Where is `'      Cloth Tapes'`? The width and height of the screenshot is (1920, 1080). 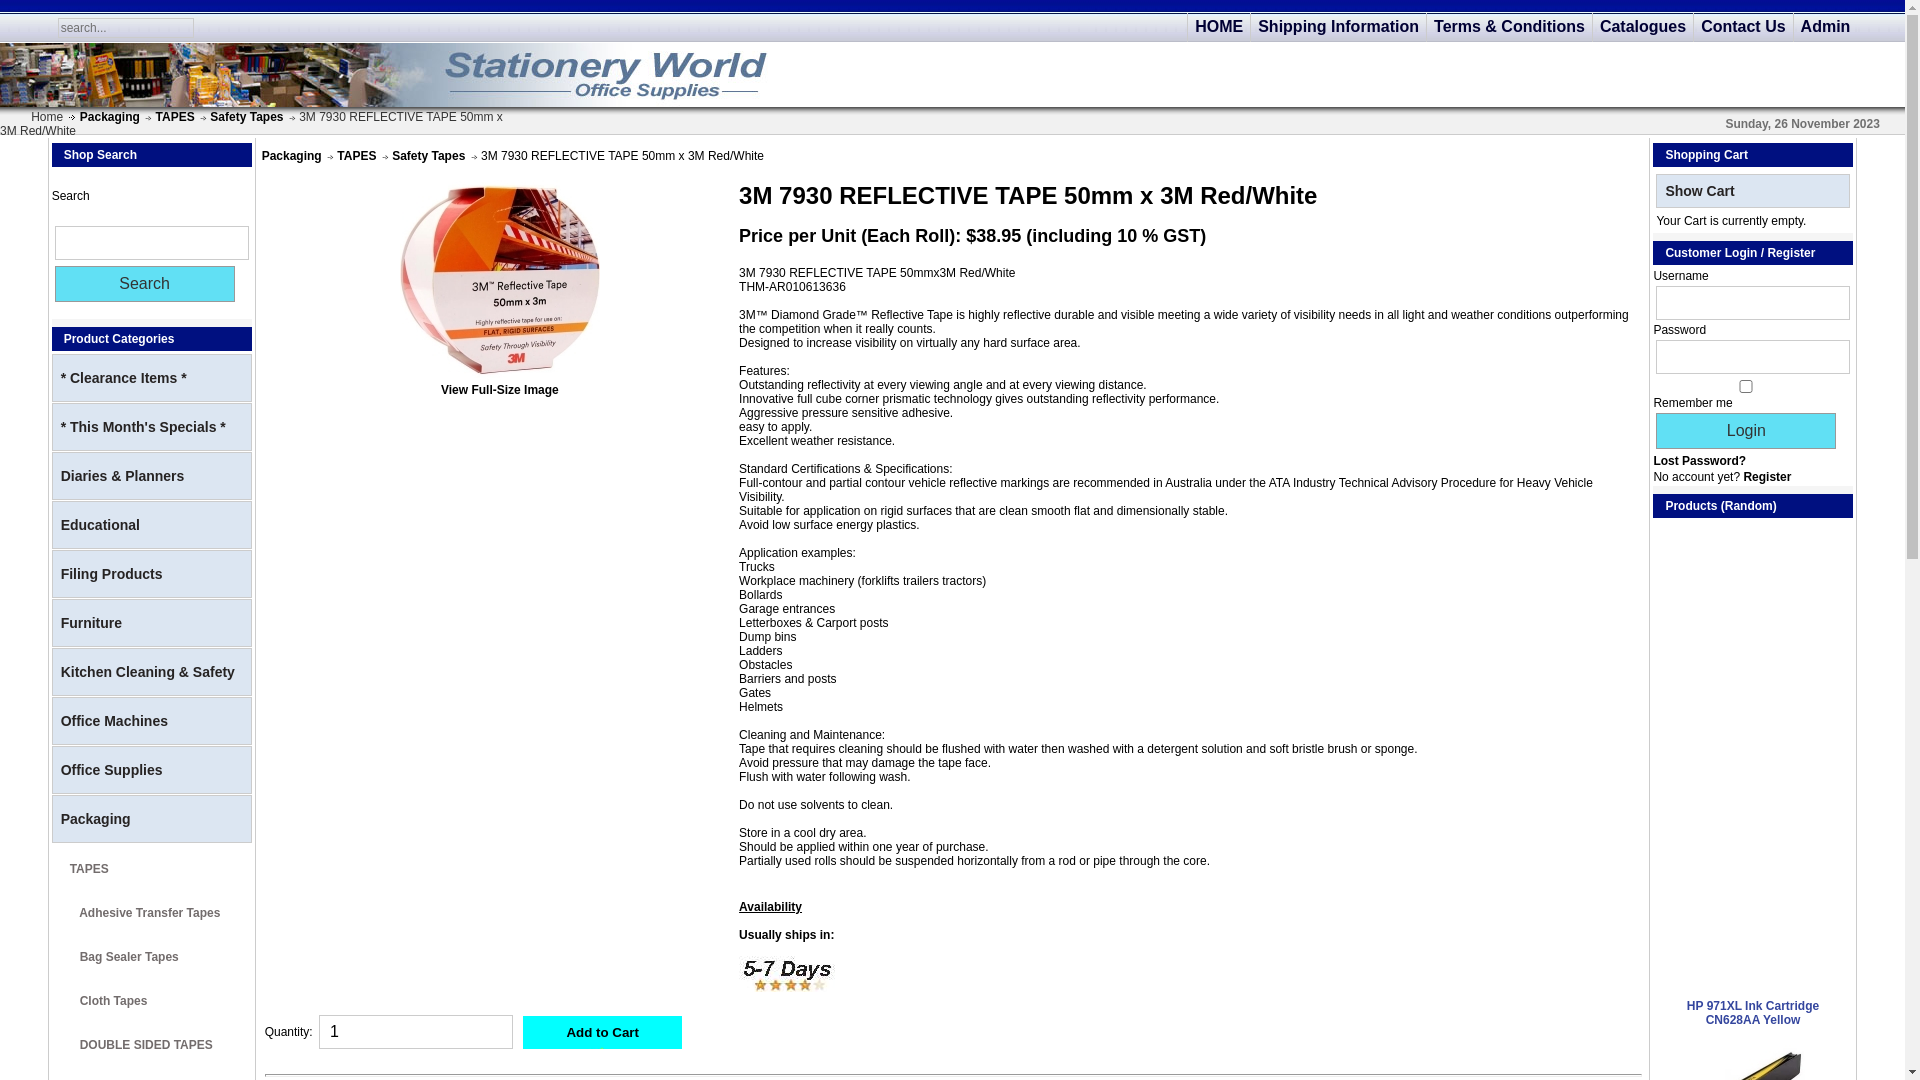
'      Cloth Tapes' is located at coordinates (54, 998).